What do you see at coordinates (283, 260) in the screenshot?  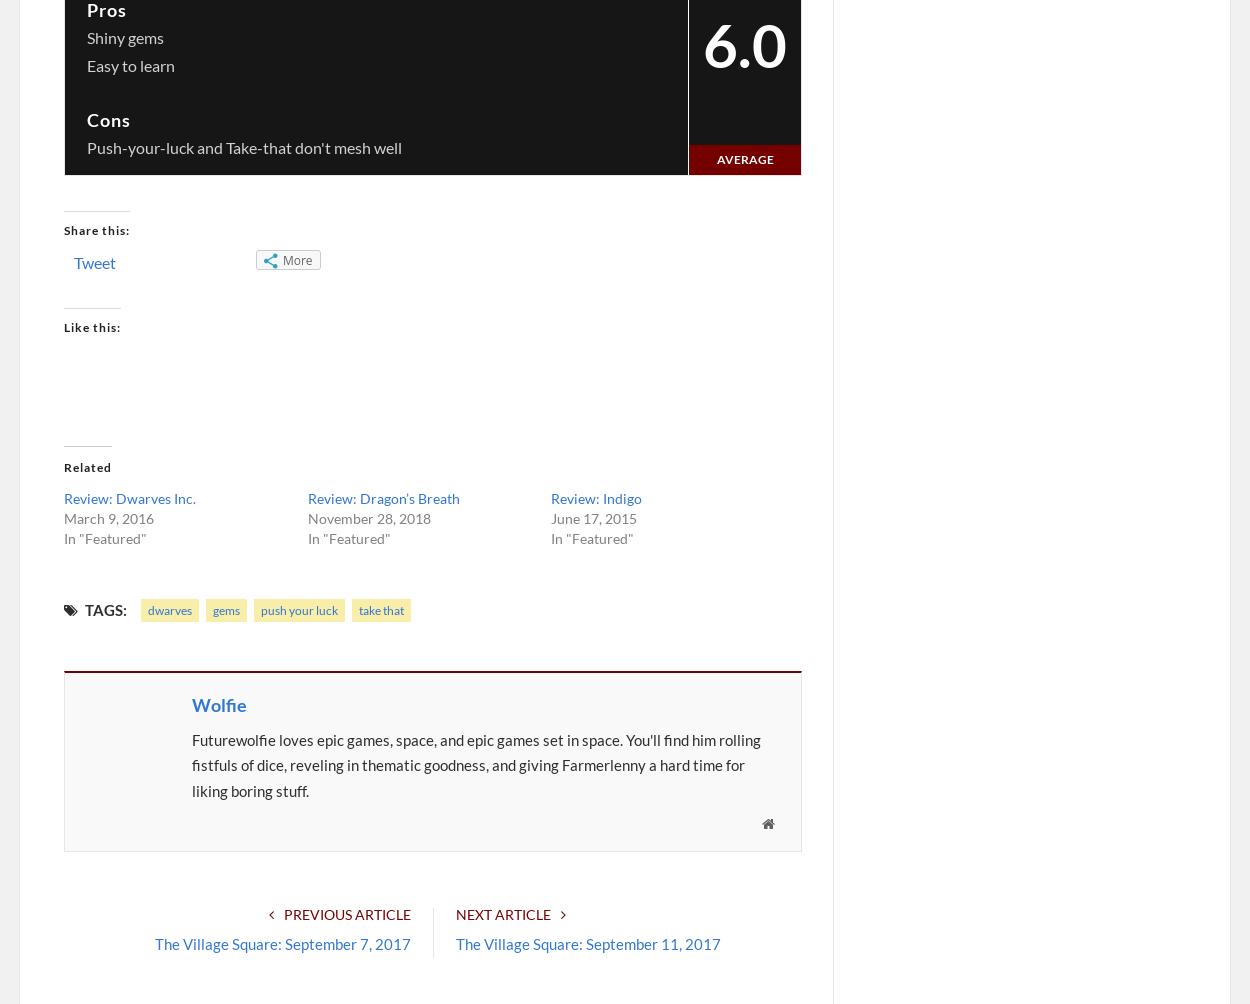 I see `'More'` at bounding box center [283, 260].